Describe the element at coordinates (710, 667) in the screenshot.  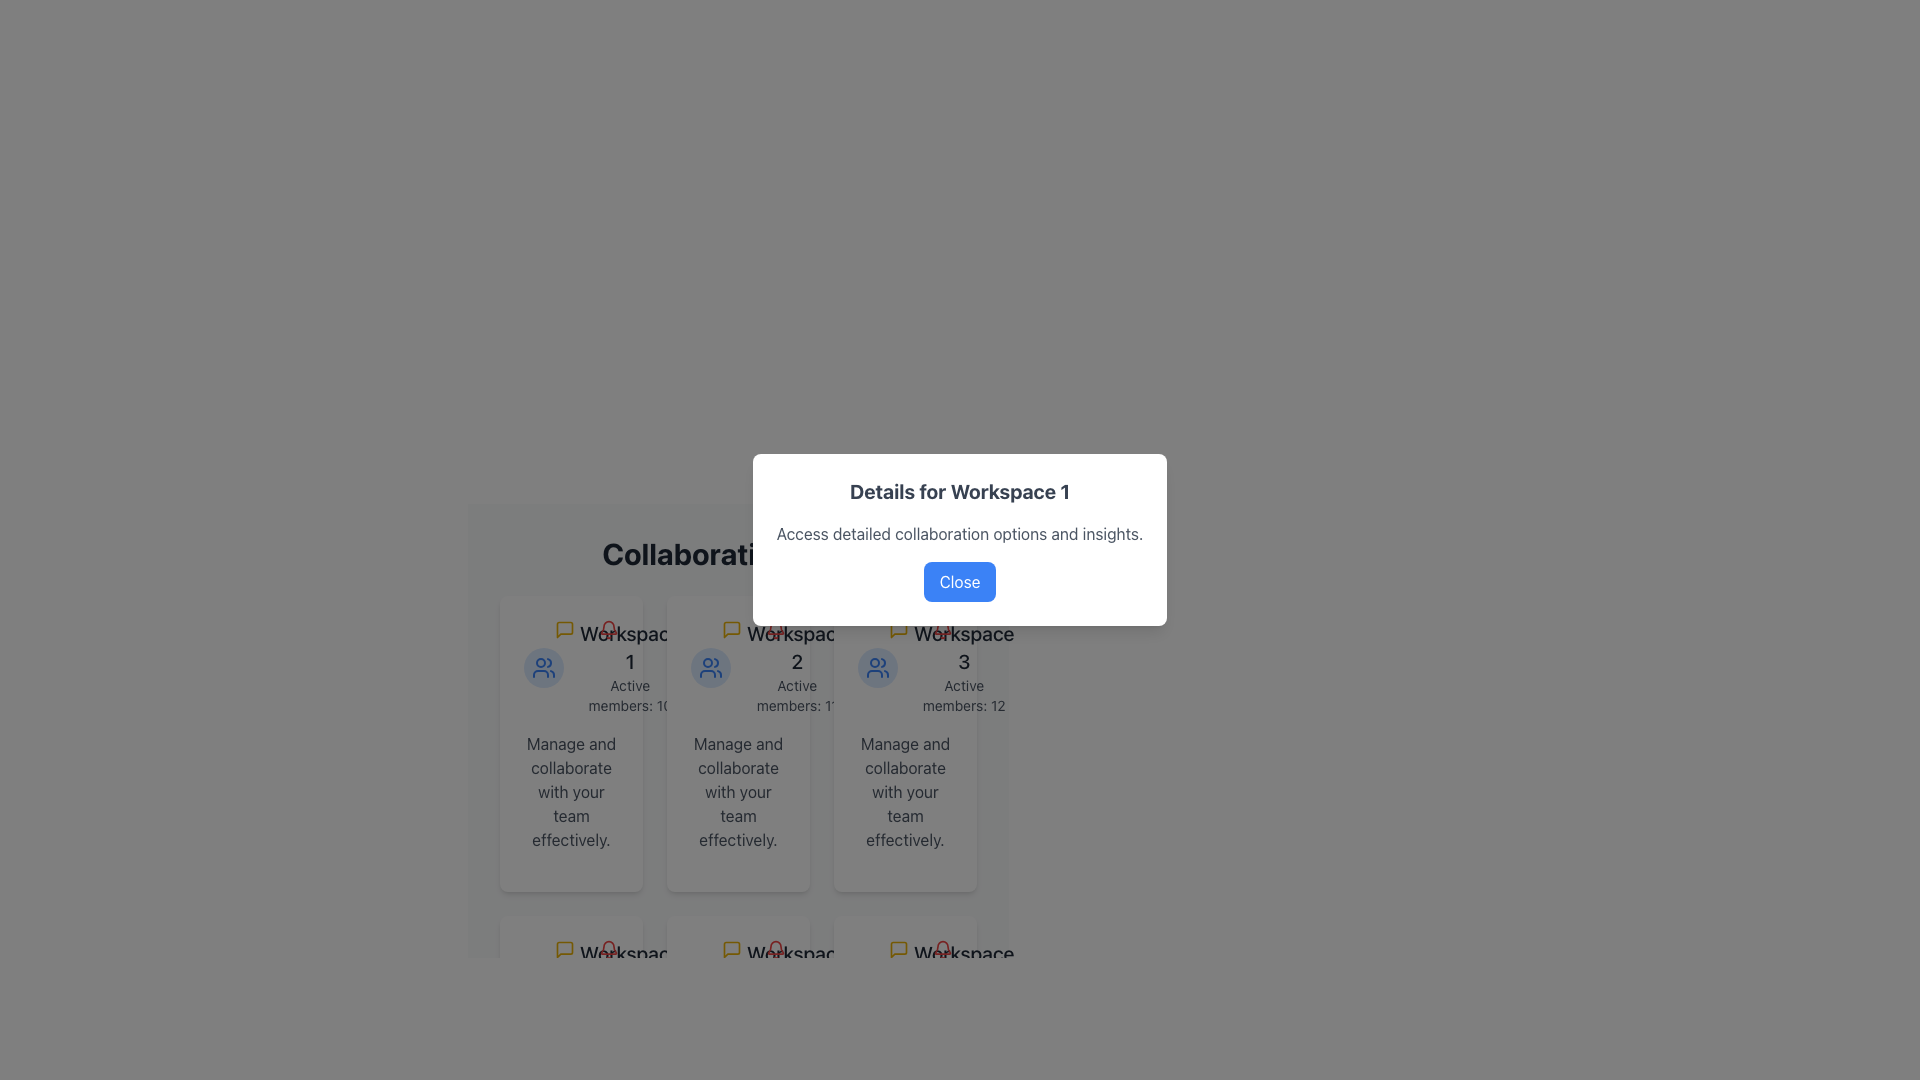
I see `the circular blue icon with white user figures in the 'Workspace 2' section, located above the text 'Workspace 2' and 'Active members: 11'` at that location.